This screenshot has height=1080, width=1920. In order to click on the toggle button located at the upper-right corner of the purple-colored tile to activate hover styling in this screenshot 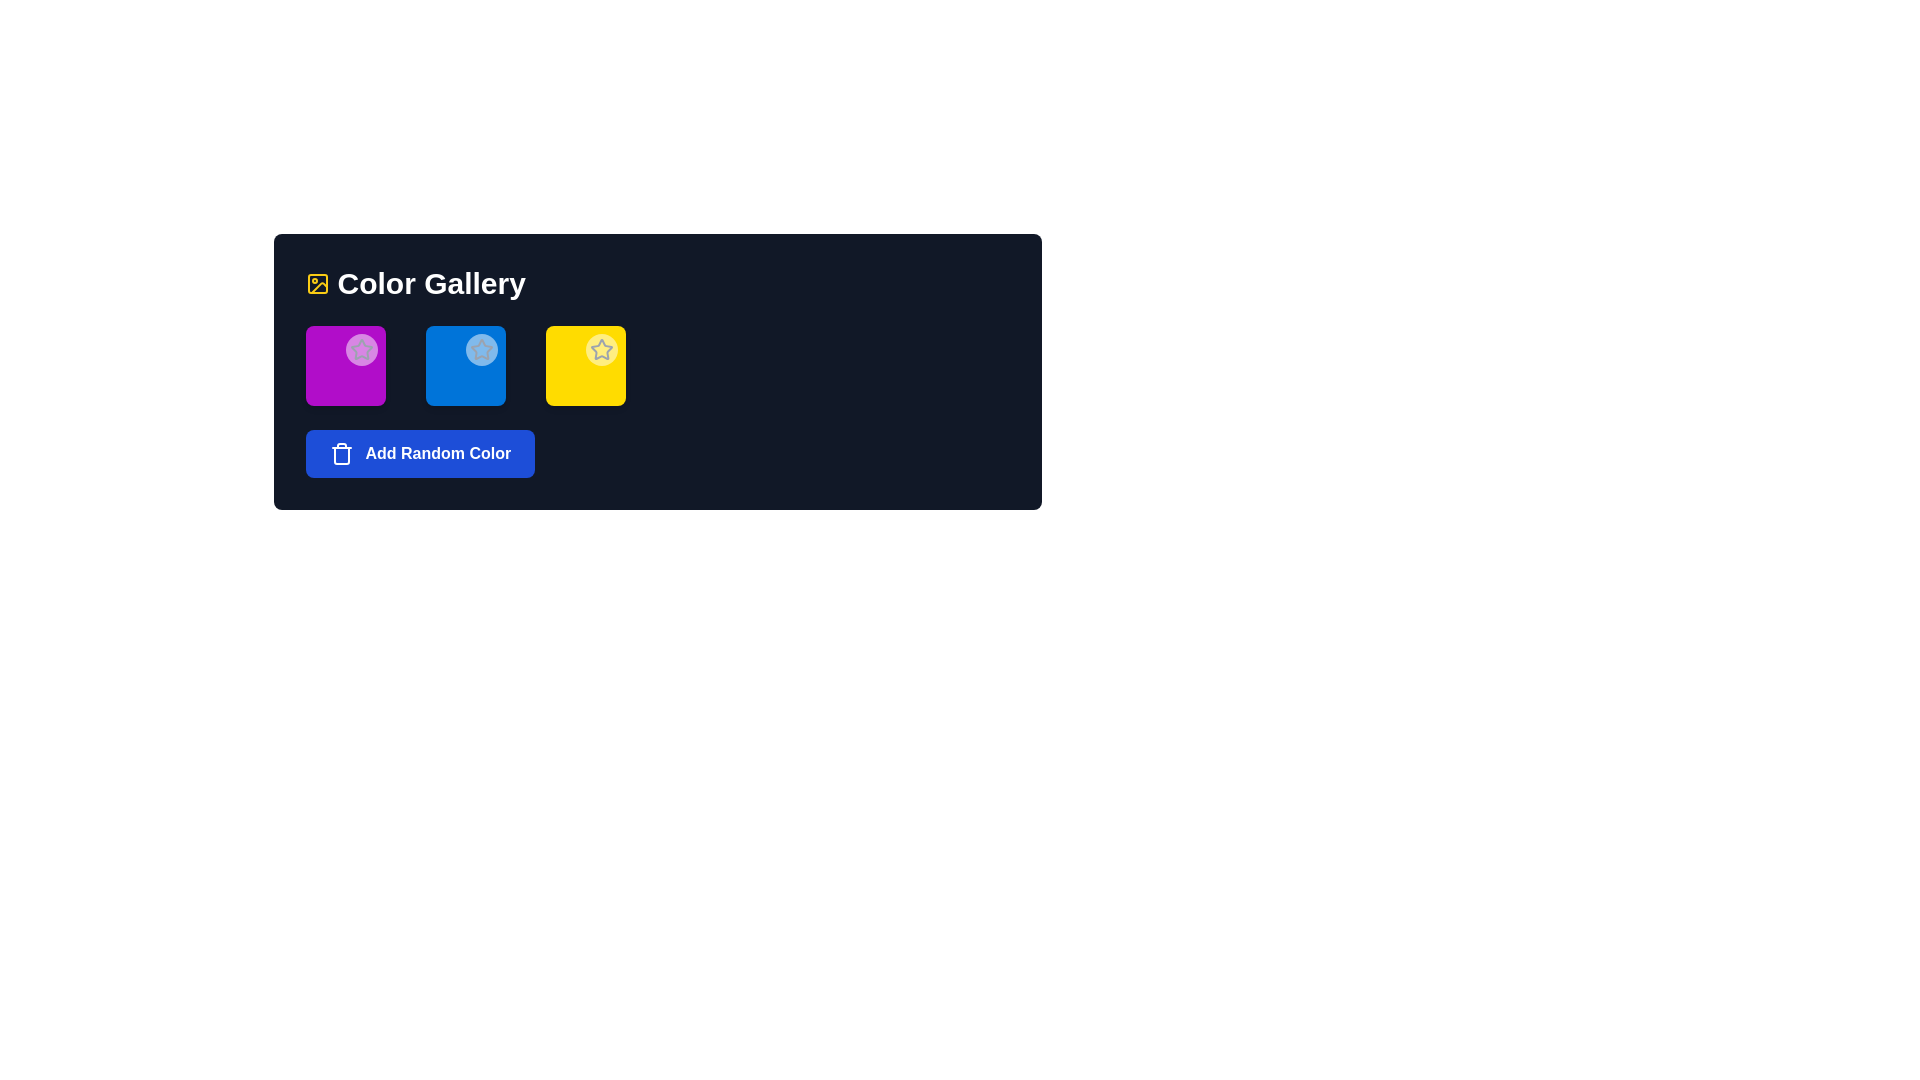, I will do `click(361, 349)`.